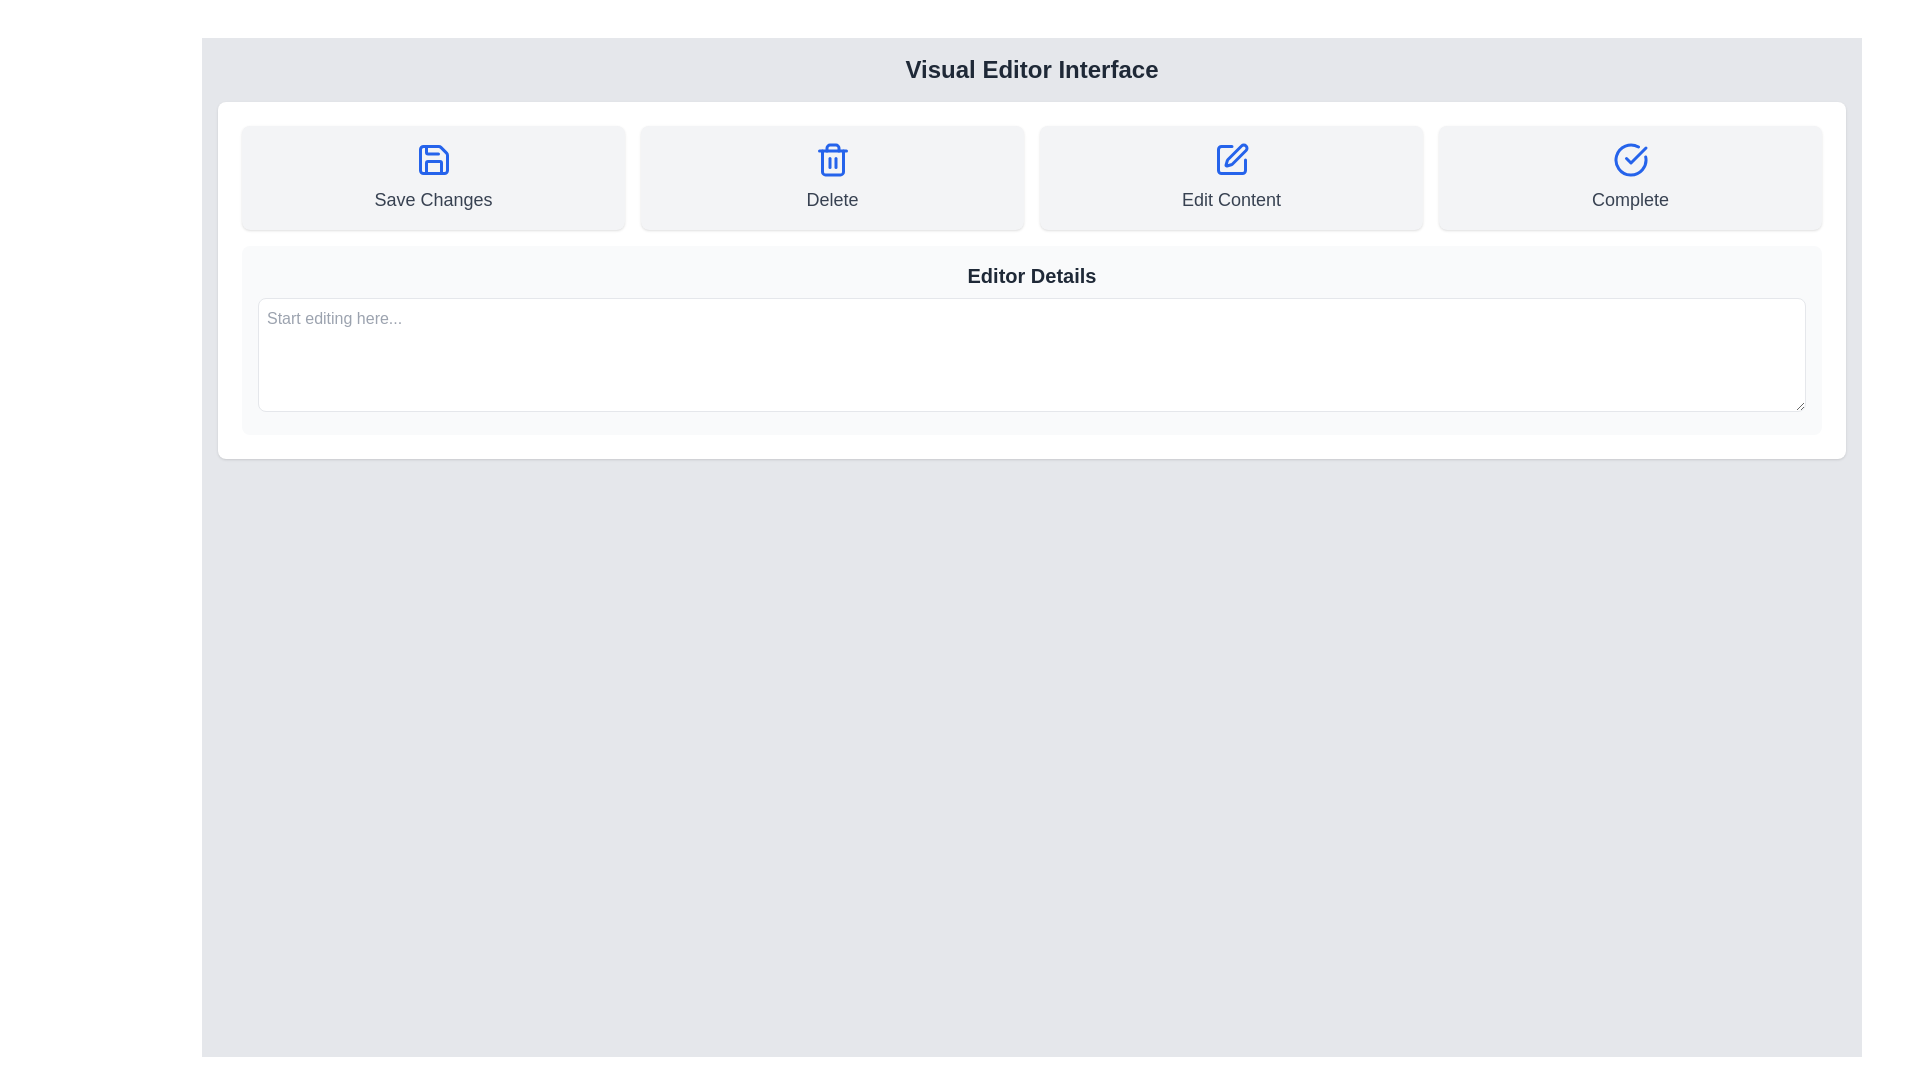  What do you see at coordinates (832, 161) in the screenshot?
I see `the trash can icon, which is part of the 'Delete' button` at bounding box center [832, 161].